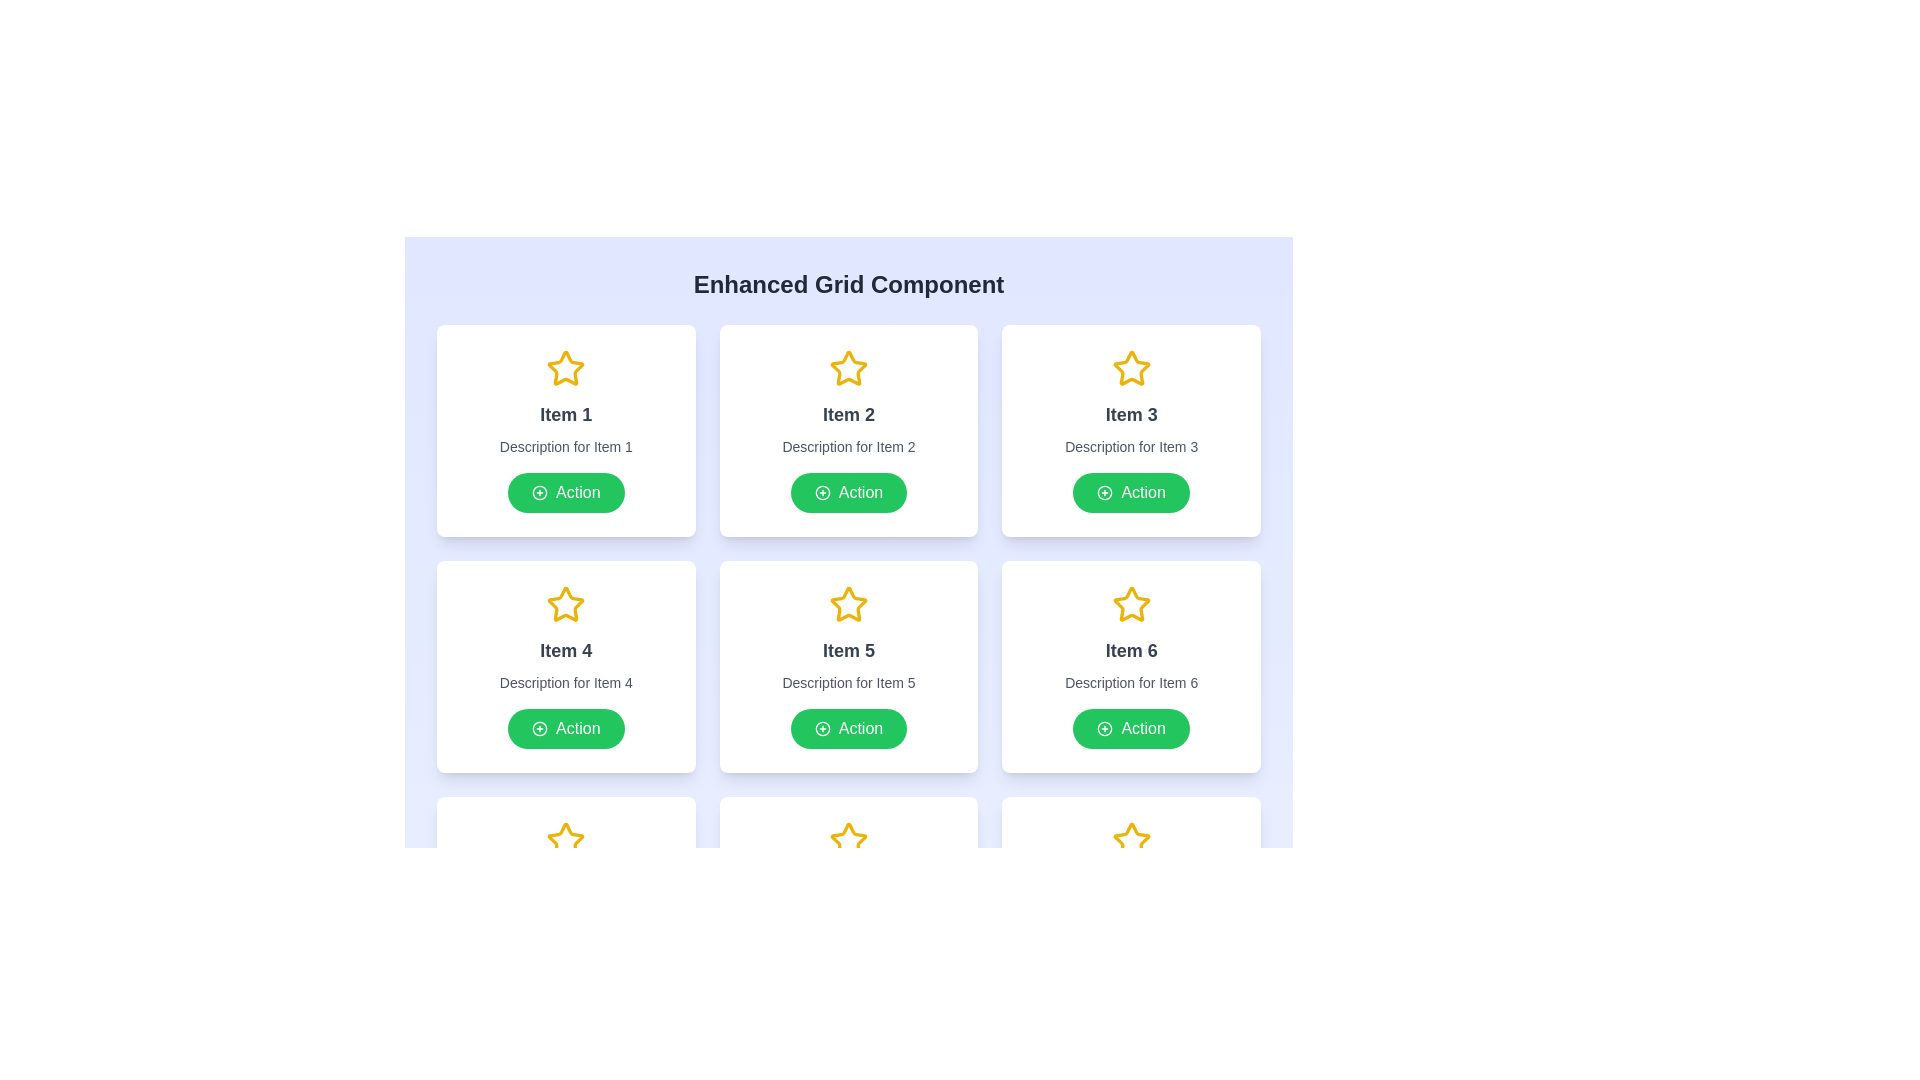 This screenshot has height=1080, width=1920. I want to click on the text label that serves as the title for the card labeled 'Item 6' located in the third column of the second row of the grid layout, so click(1131, 651).